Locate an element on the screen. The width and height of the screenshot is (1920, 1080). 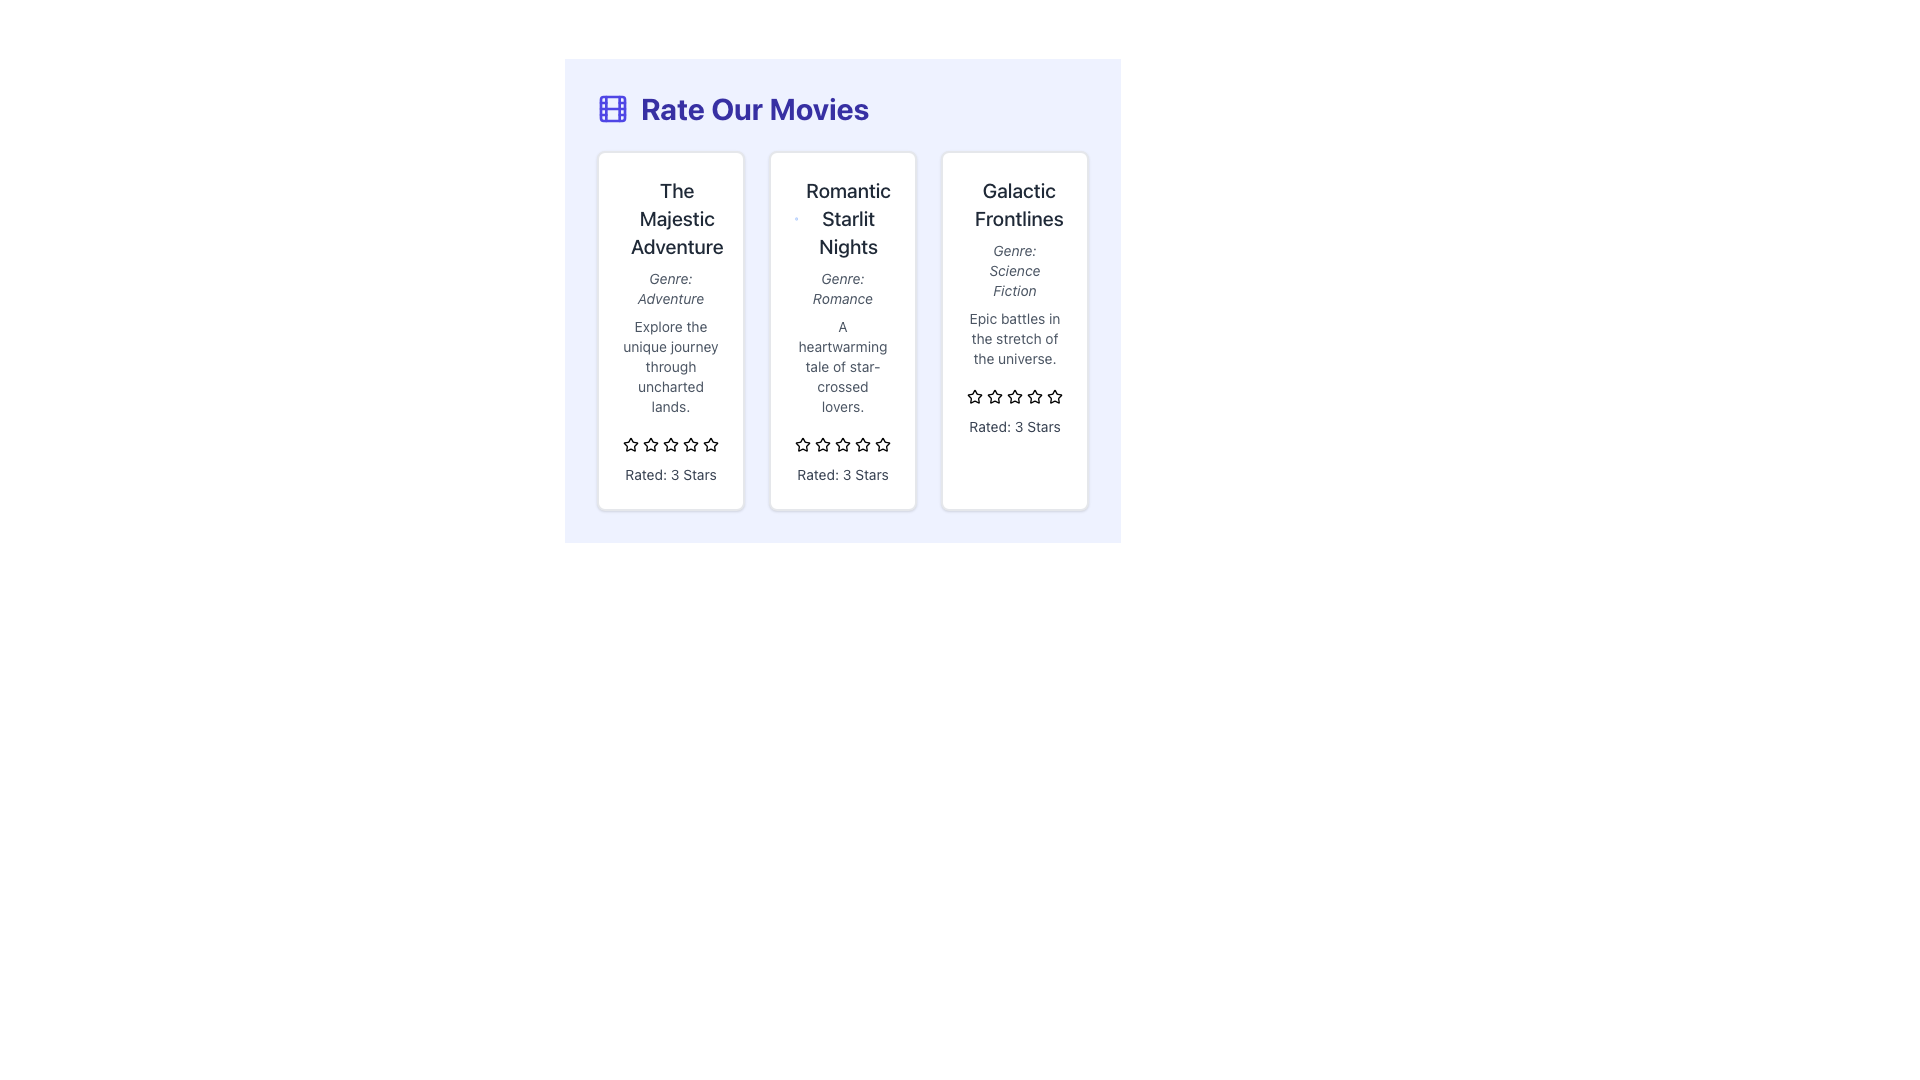
static text element displaying the rating value '3 Stars' located at the bottom center of the card for 'Galactic Frontlines', positioned directly below the five star rating icons is located at coordinates (1014, 426).